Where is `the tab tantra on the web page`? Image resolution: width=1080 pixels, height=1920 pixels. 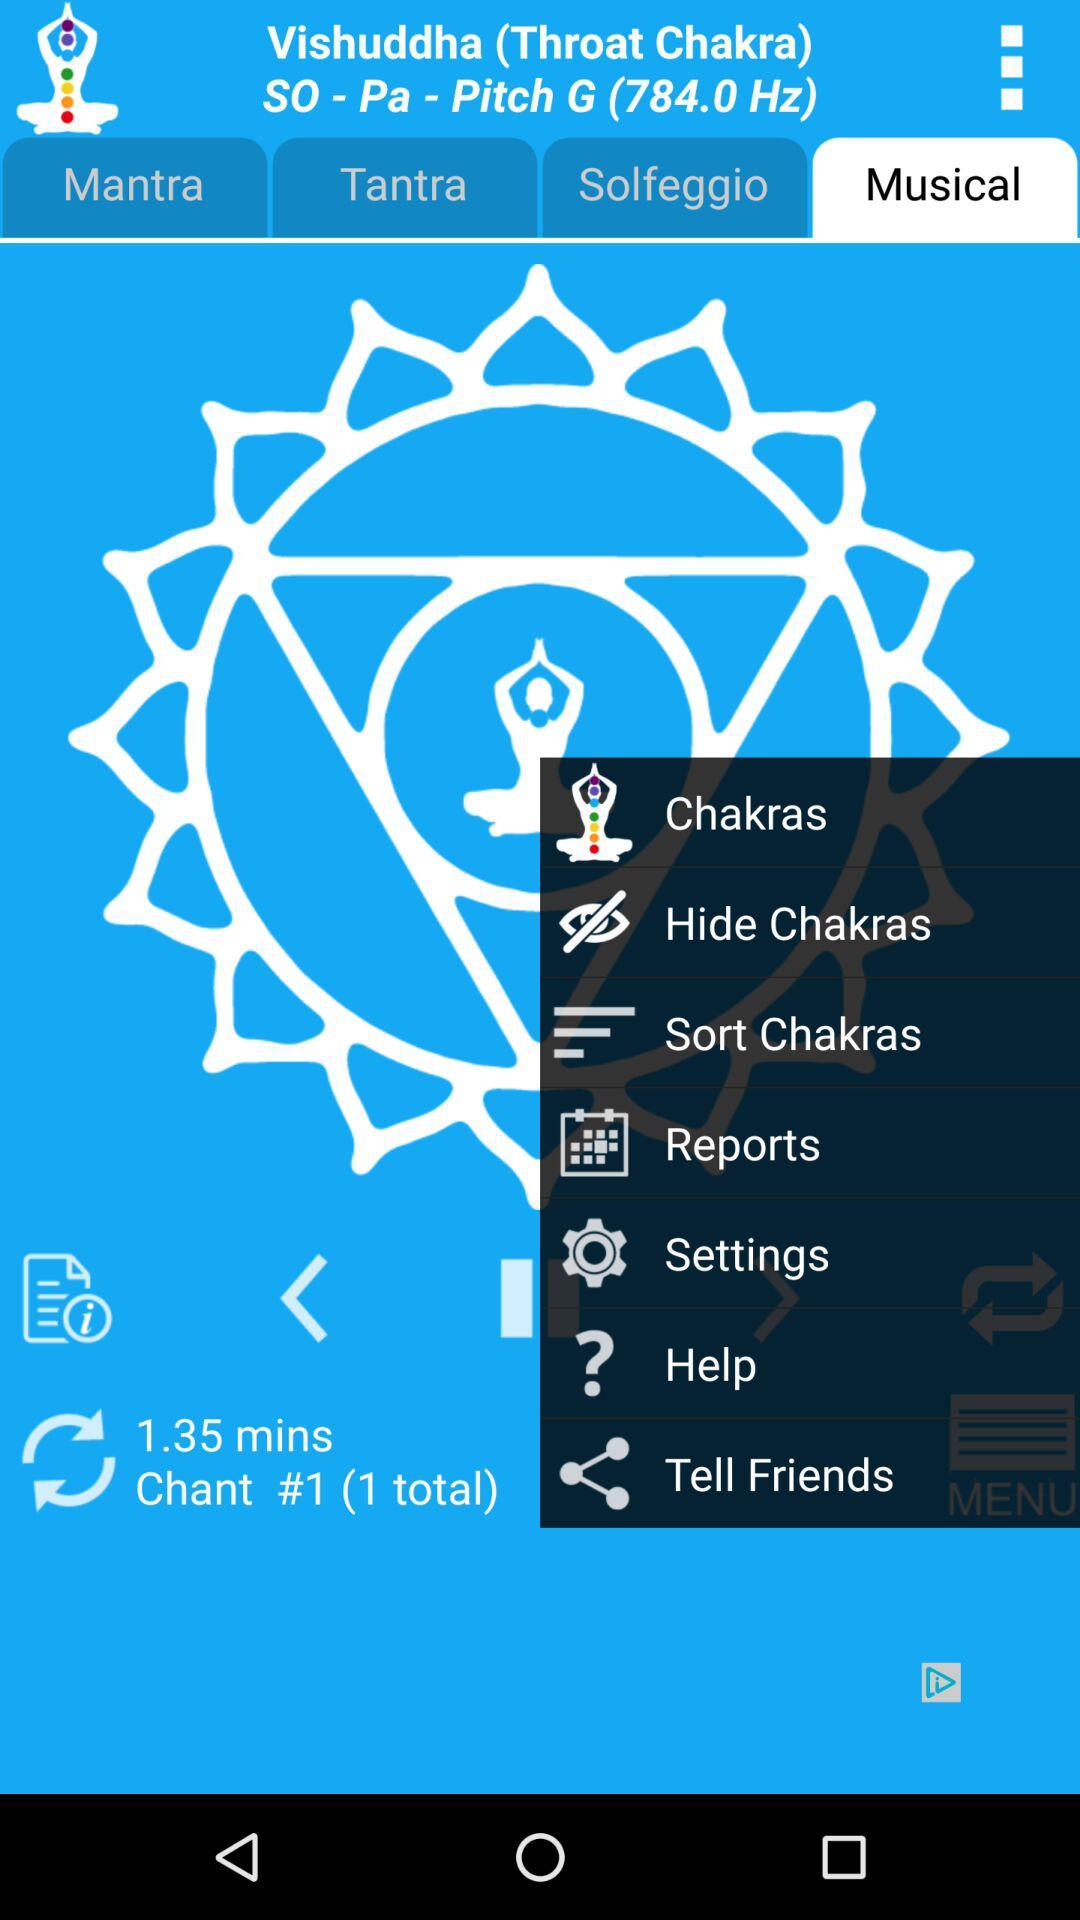
the tab tantra on the web page is located at coordinates (405, 188).